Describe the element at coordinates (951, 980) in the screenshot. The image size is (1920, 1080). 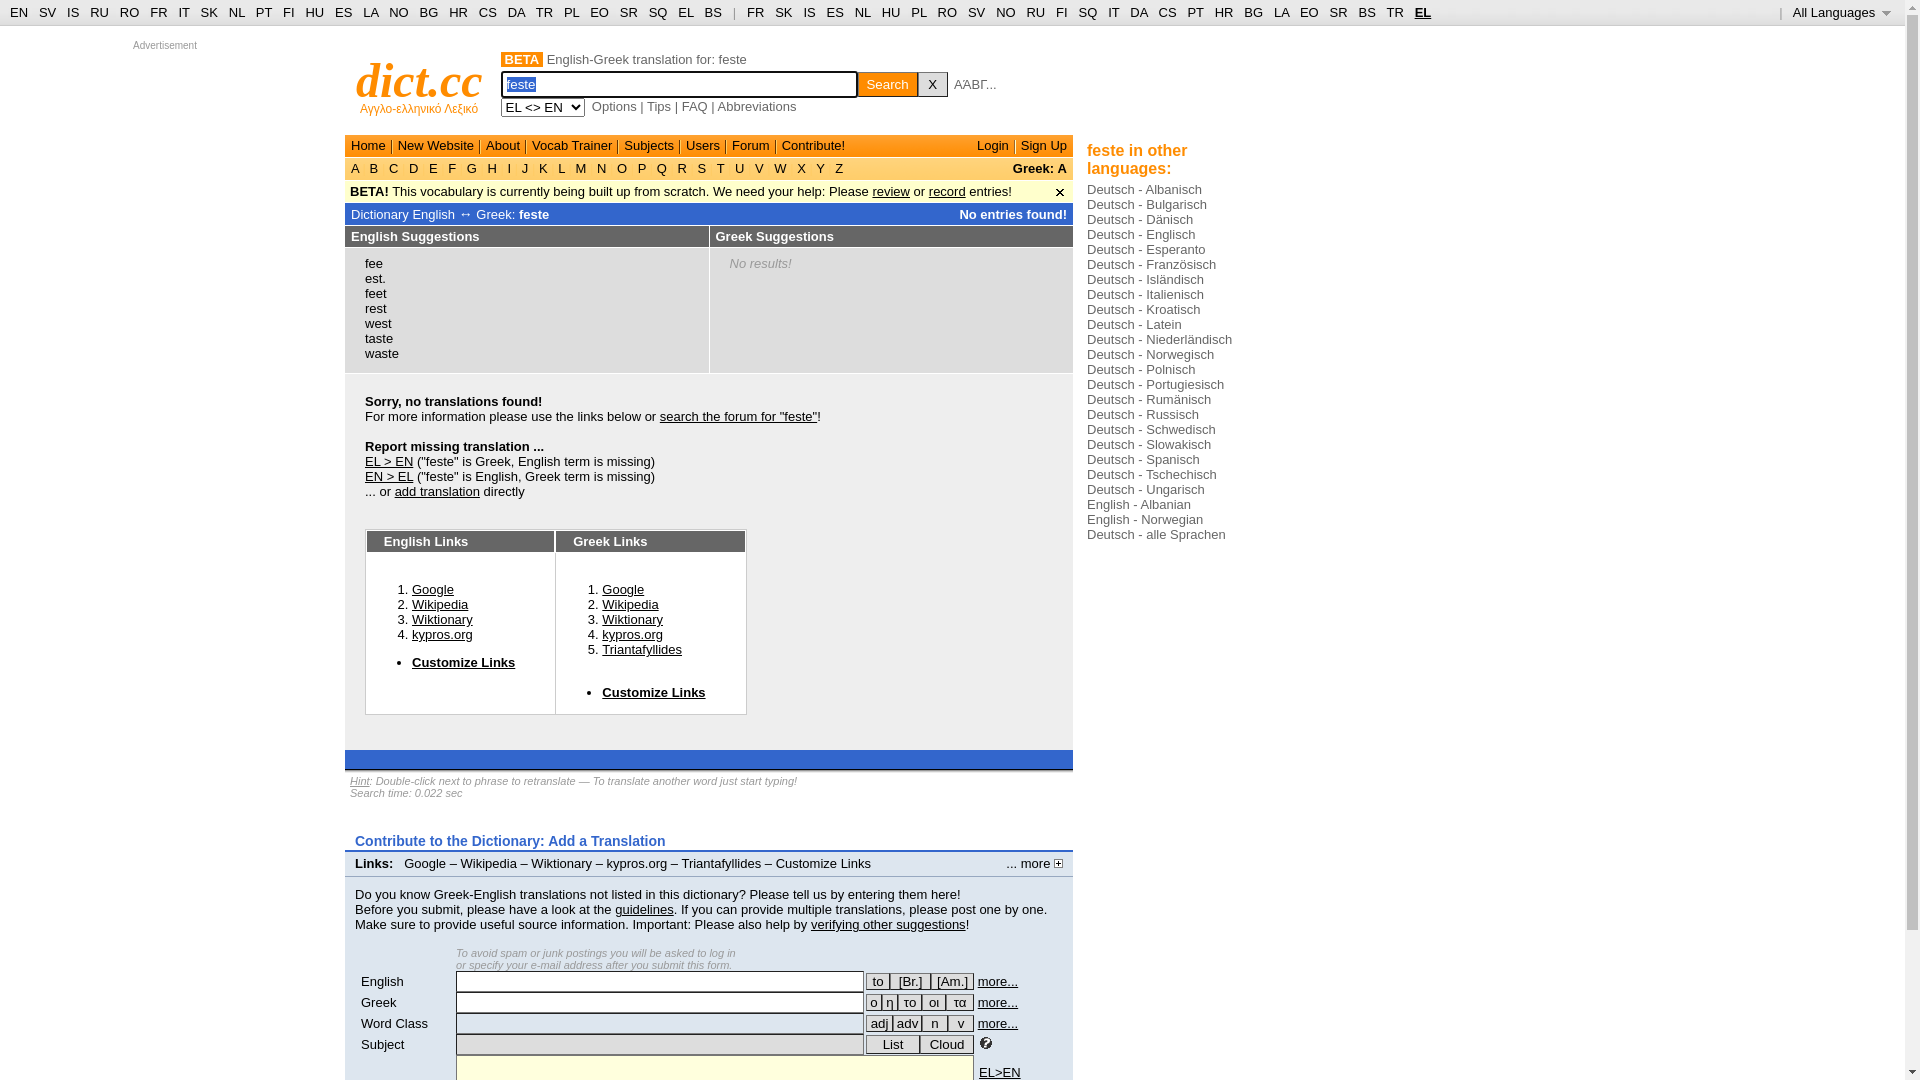
I see `'[Am.]'` at that location.